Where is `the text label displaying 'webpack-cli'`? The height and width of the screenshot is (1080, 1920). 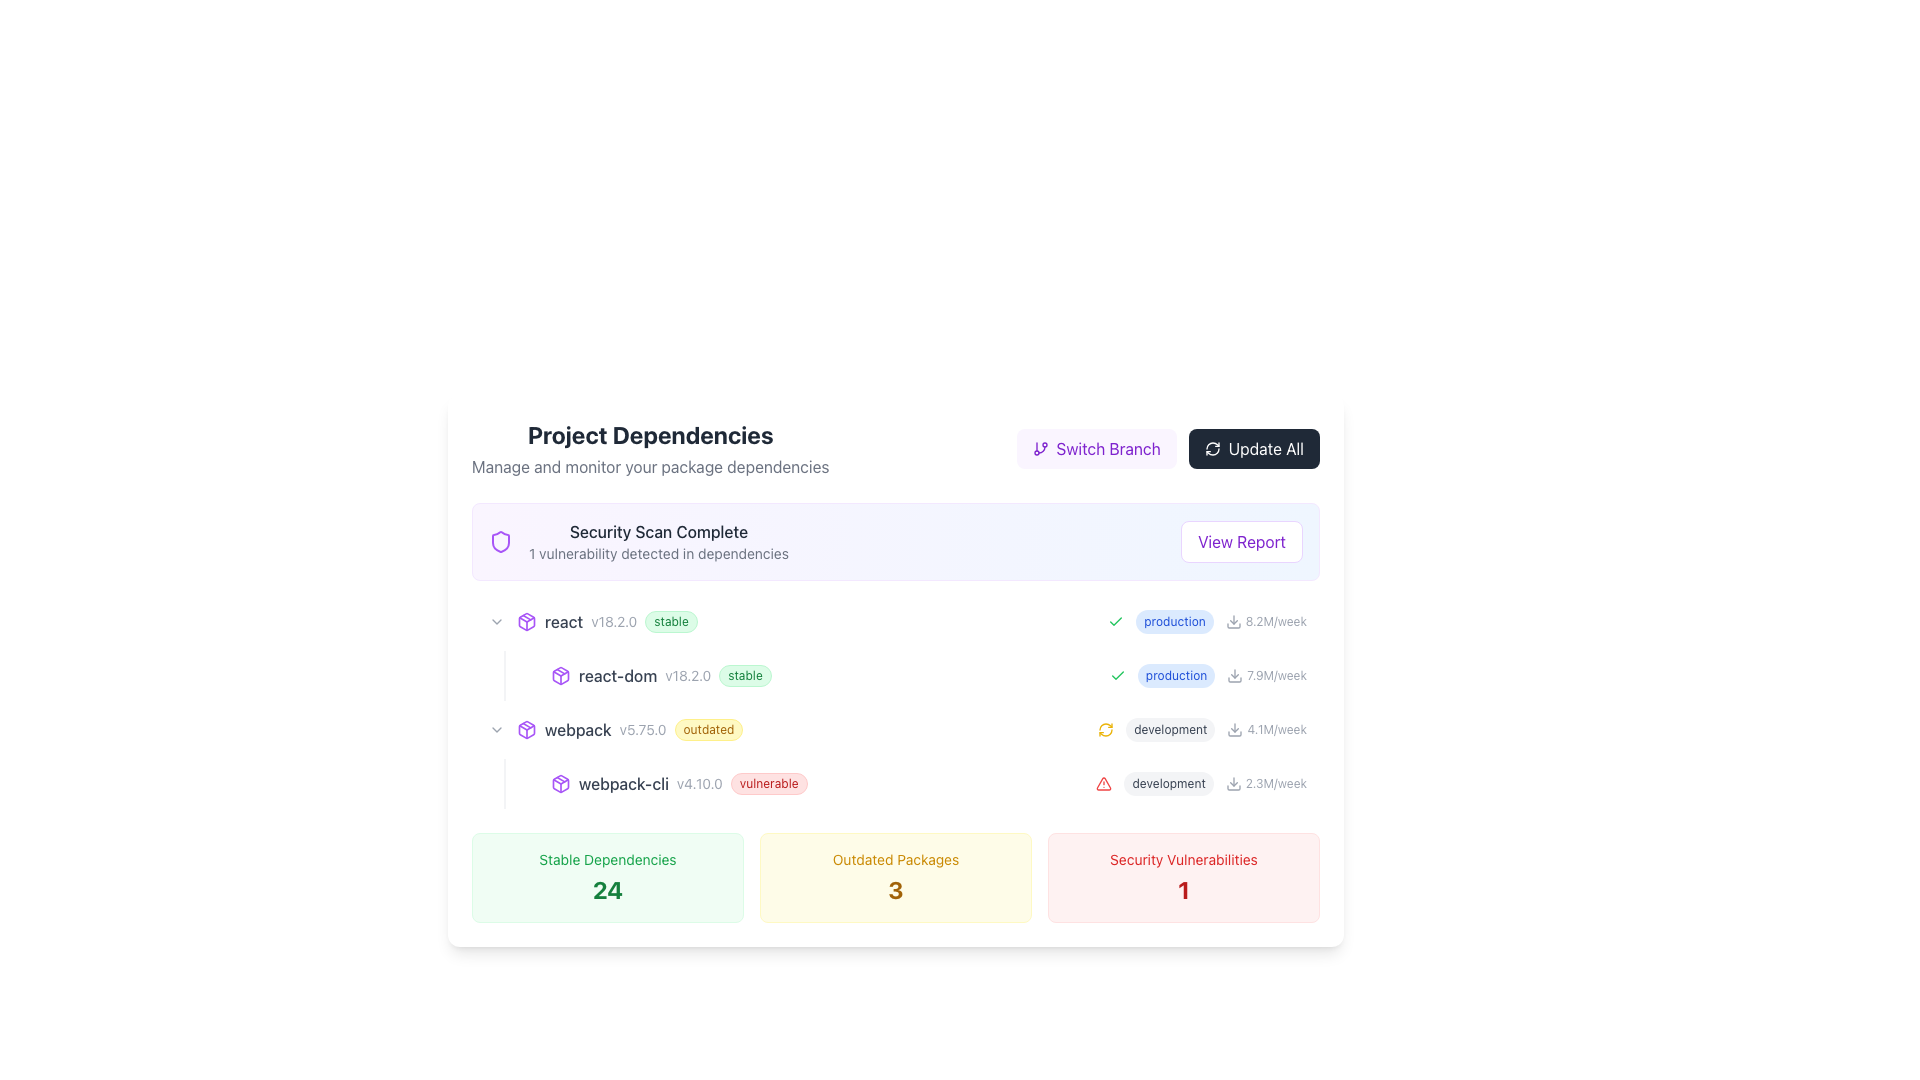 the text label displaying 'webpack-cli' is located at coordinates (623, 782).